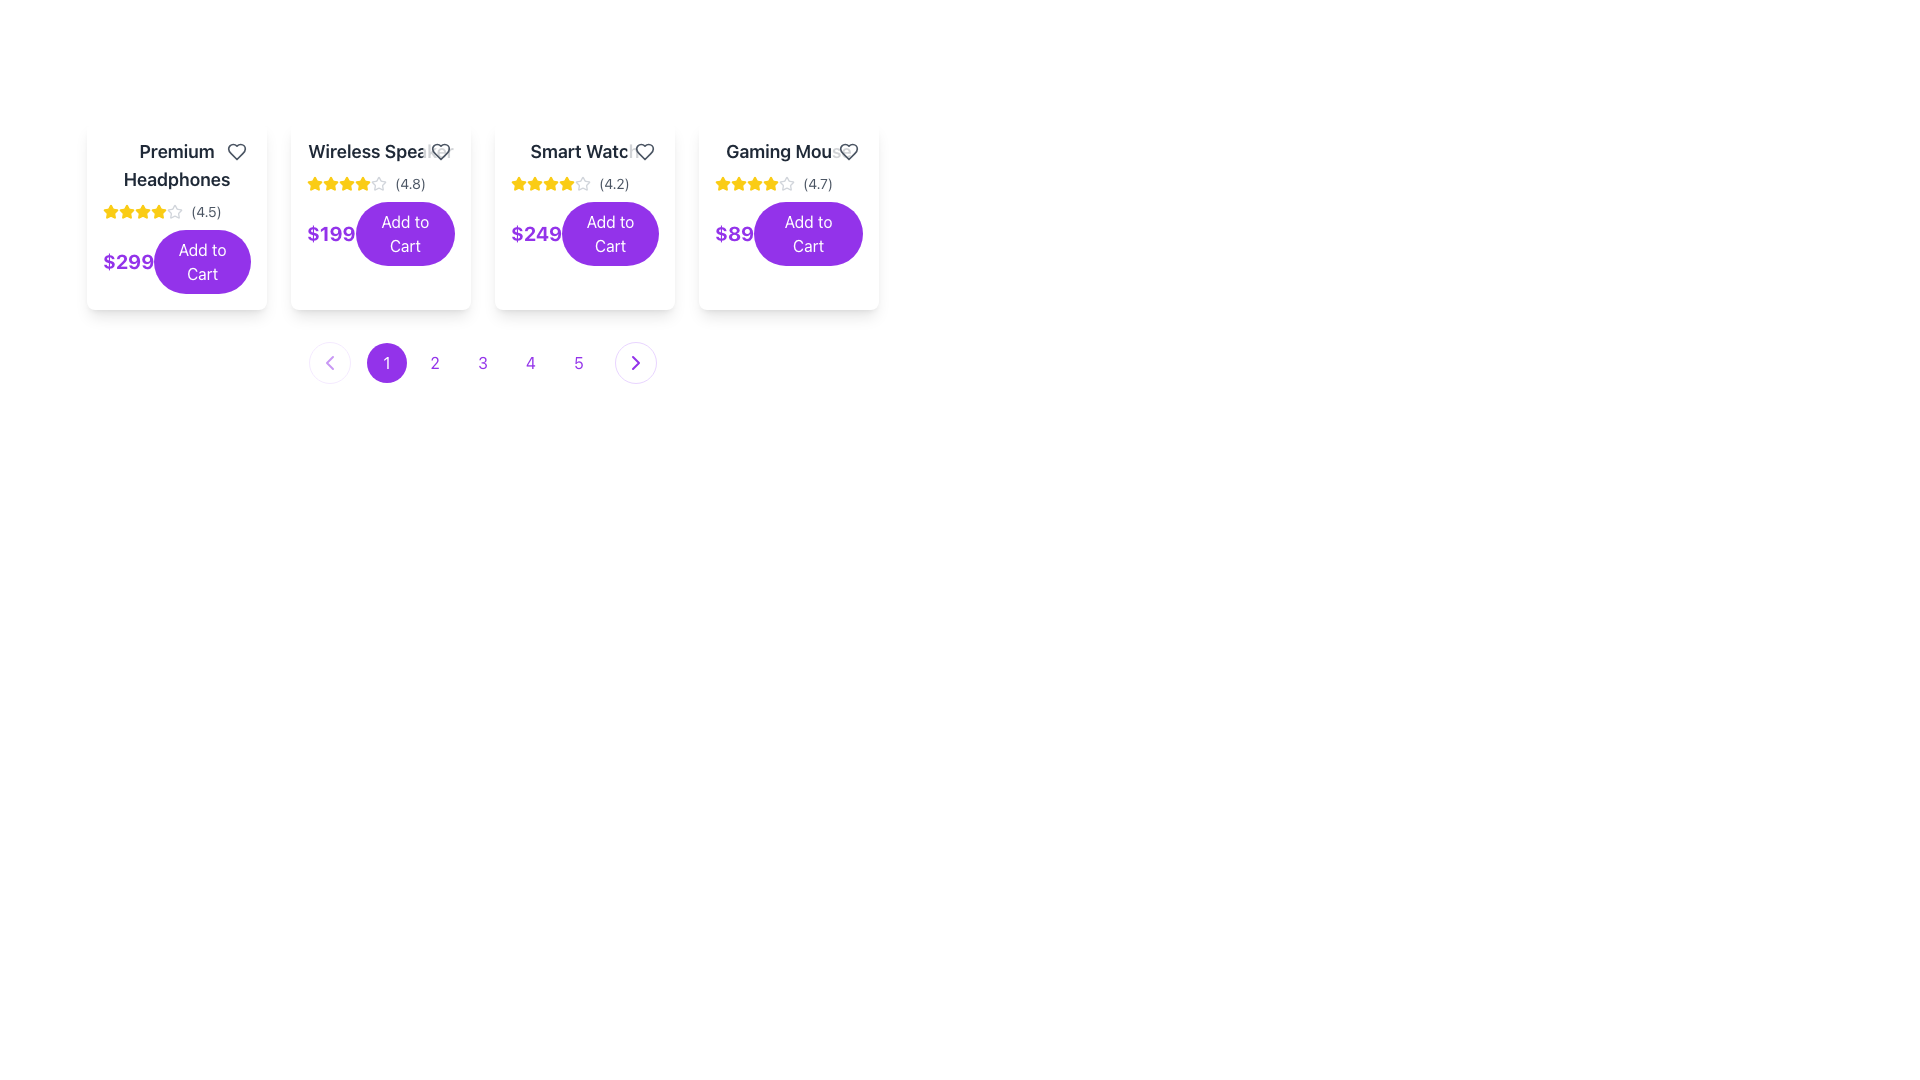 This screenshot has height=1080, width=1920. I want to click on the Rating indicator of the 'Wireless Speaker' card, which visually represents a rating score of 4.8 out of 5, located at the center of the card layout, so click(380, 184).